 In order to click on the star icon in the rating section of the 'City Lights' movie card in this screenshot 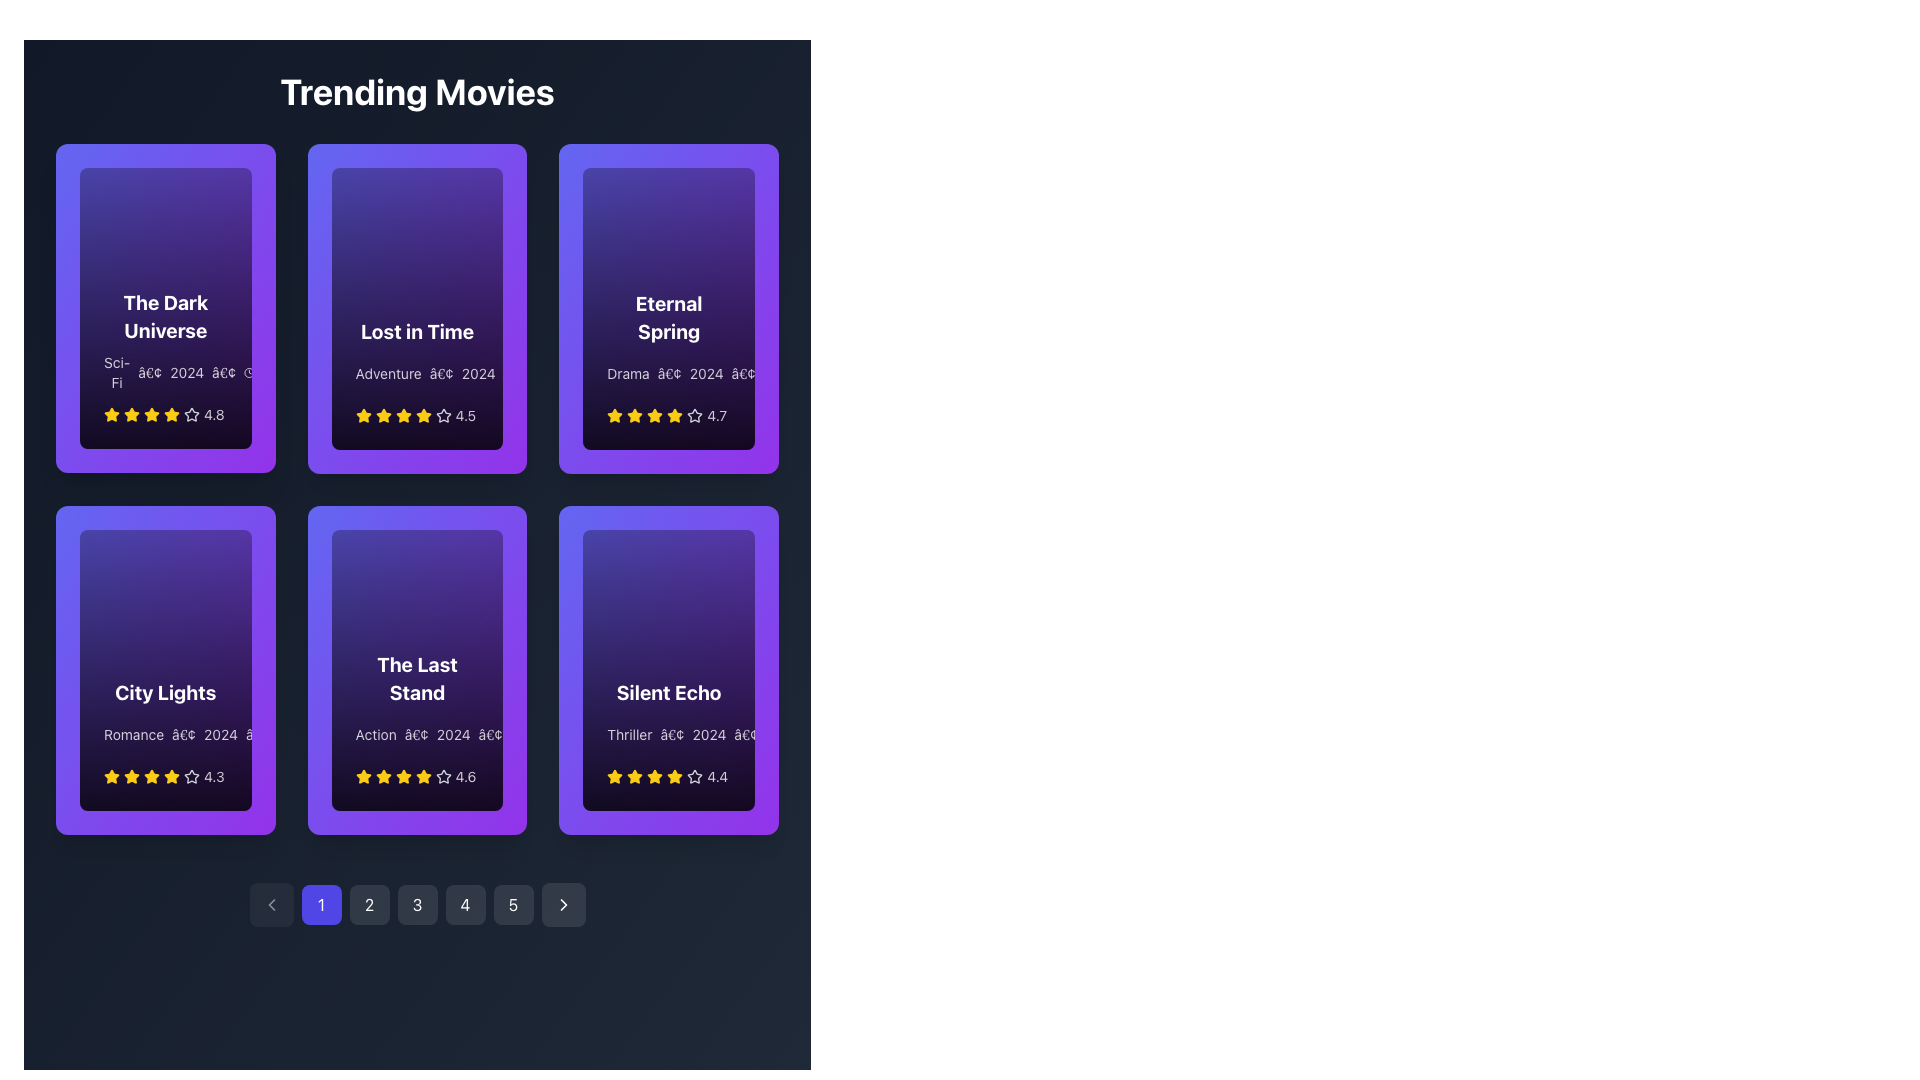, I will do `click(151, 775)`.